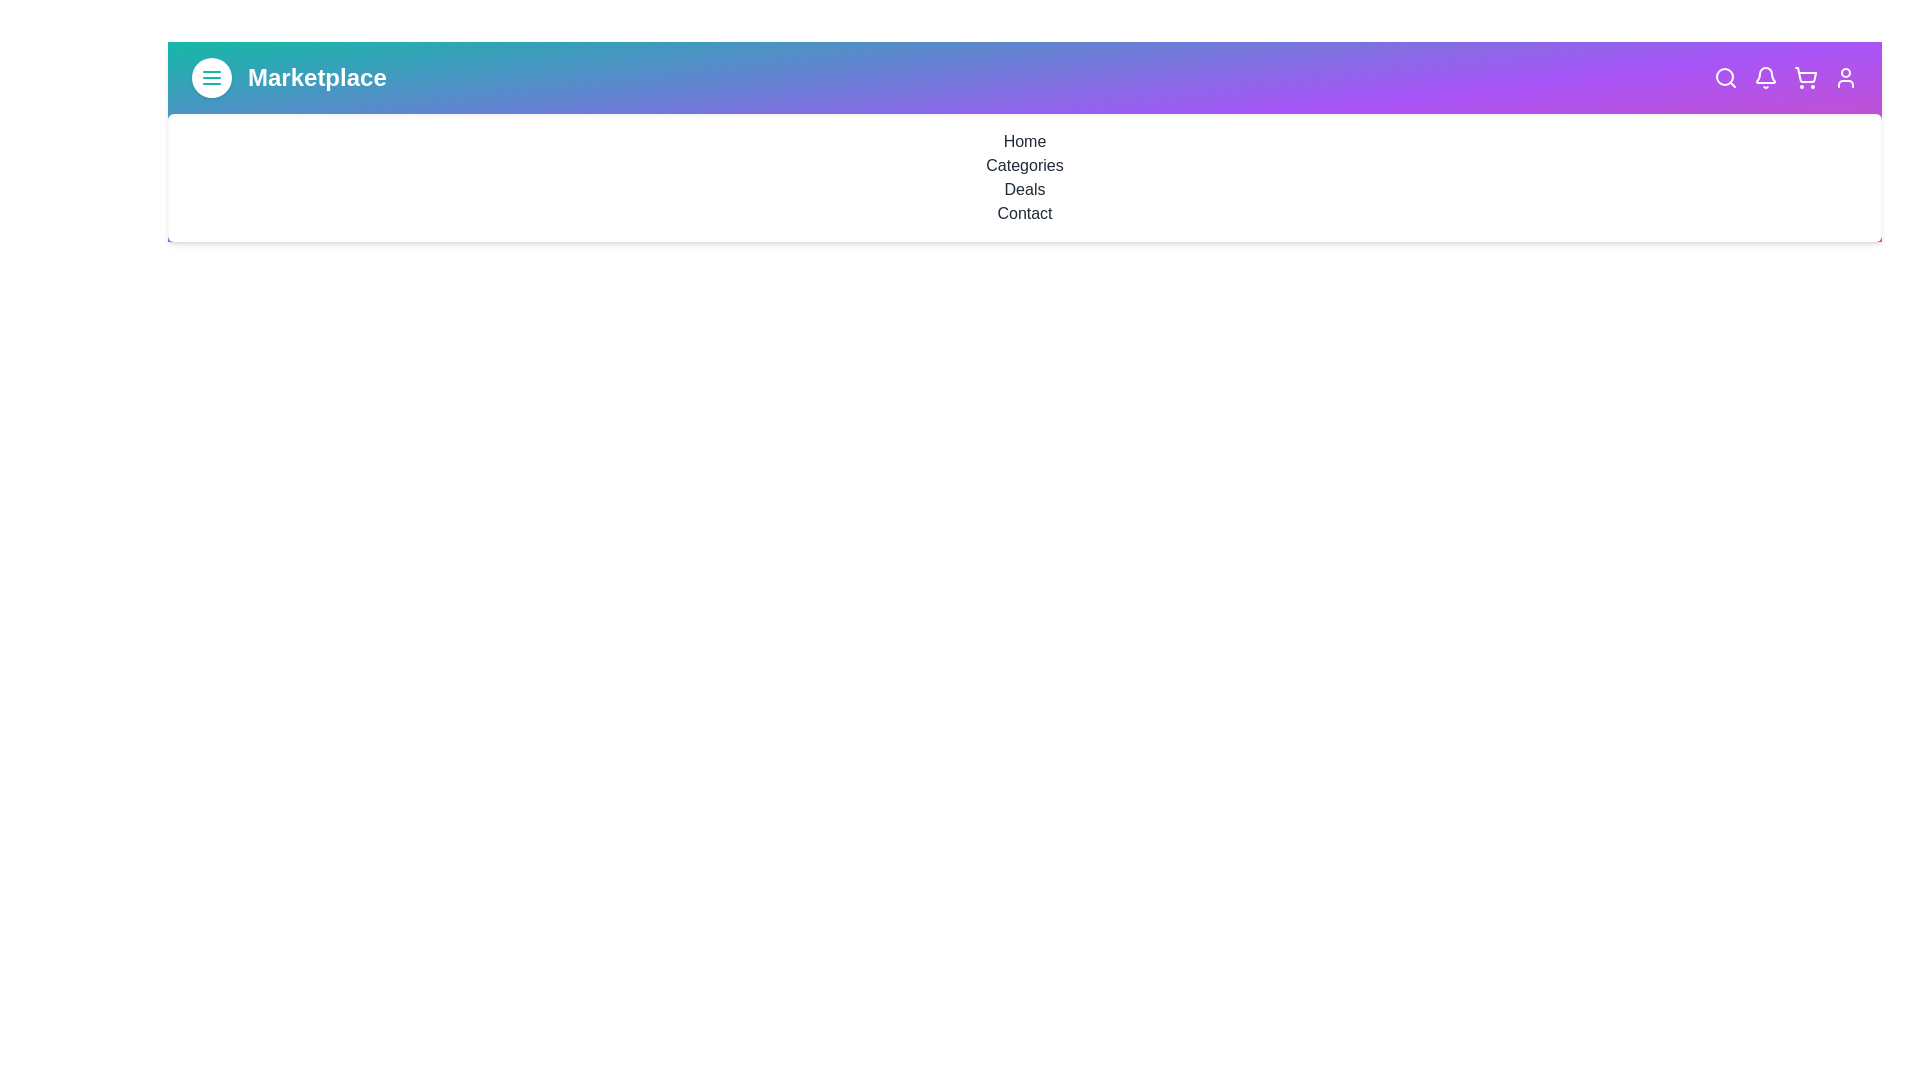 This screenshot has width=1920, height=1080. I want to click on the cart icon in the app bar, so click(1805, 76).